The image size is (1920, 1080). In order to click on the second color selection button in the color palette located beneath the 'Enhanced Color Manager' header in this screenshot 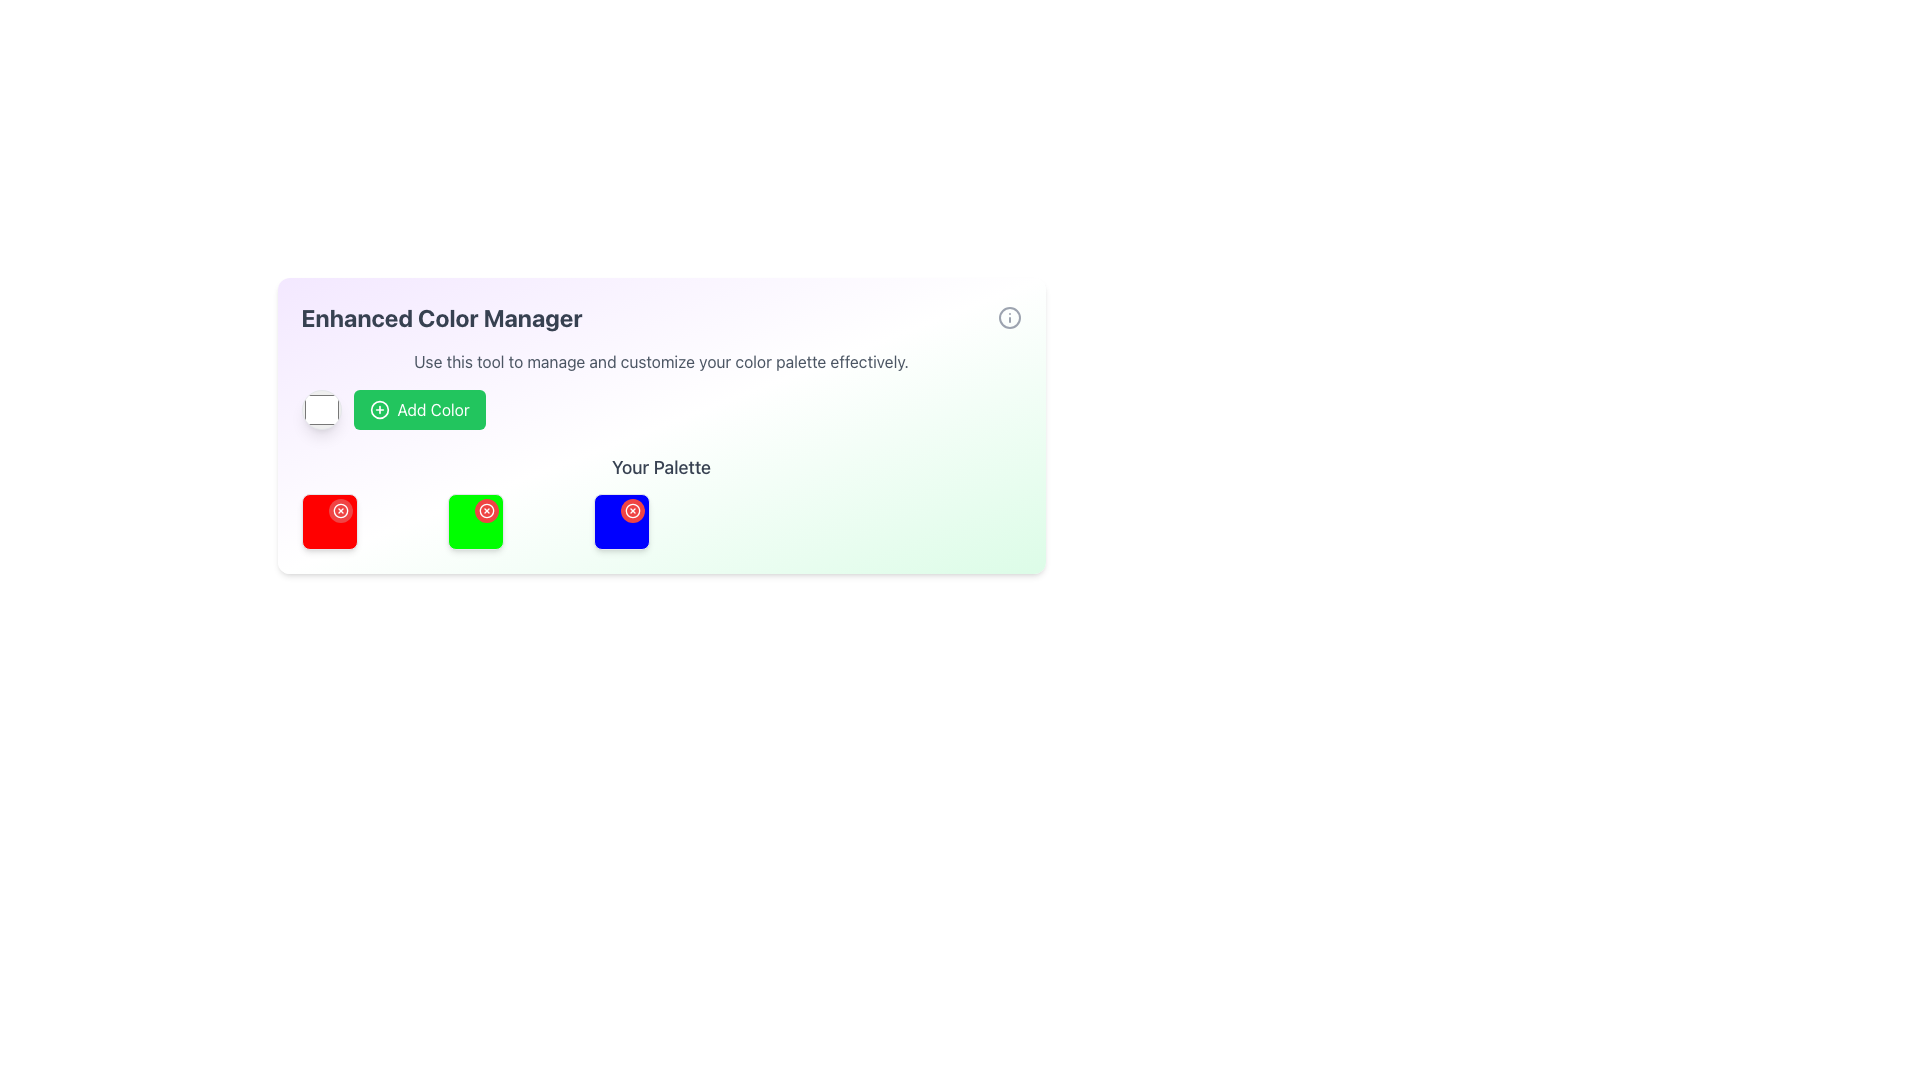, I will do `click(474, 520)`.